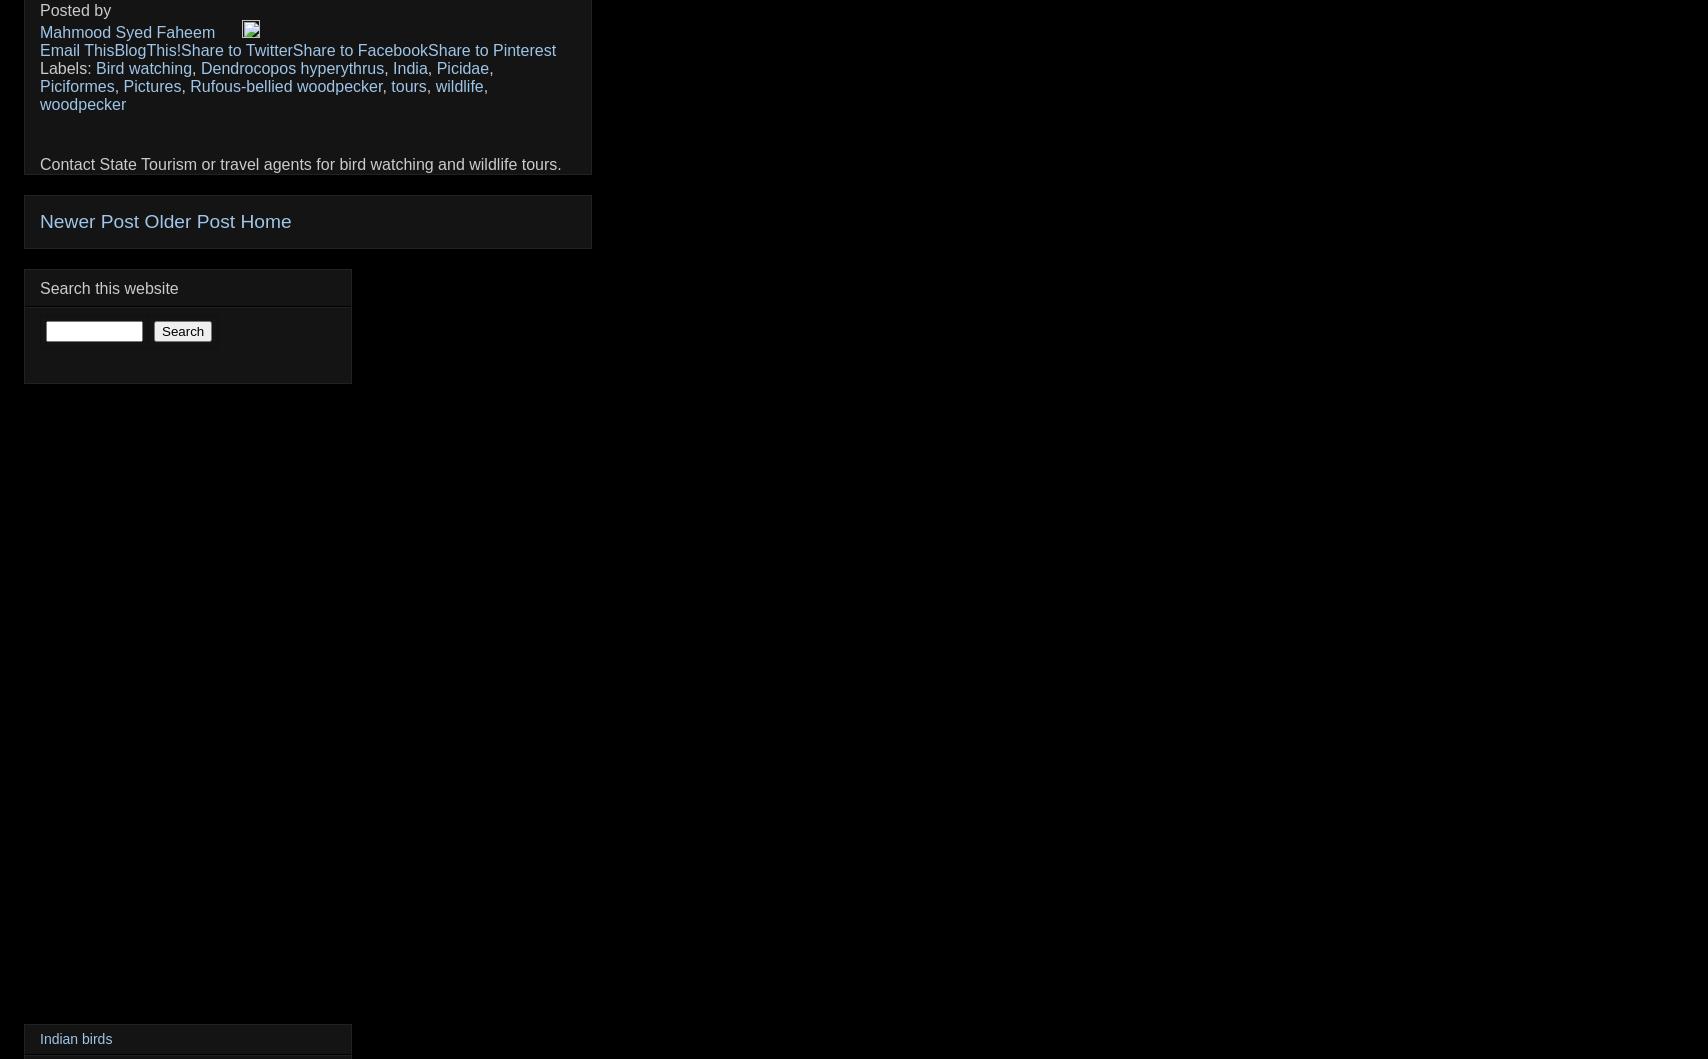  I want to click on 'Home', so click(265, 221).